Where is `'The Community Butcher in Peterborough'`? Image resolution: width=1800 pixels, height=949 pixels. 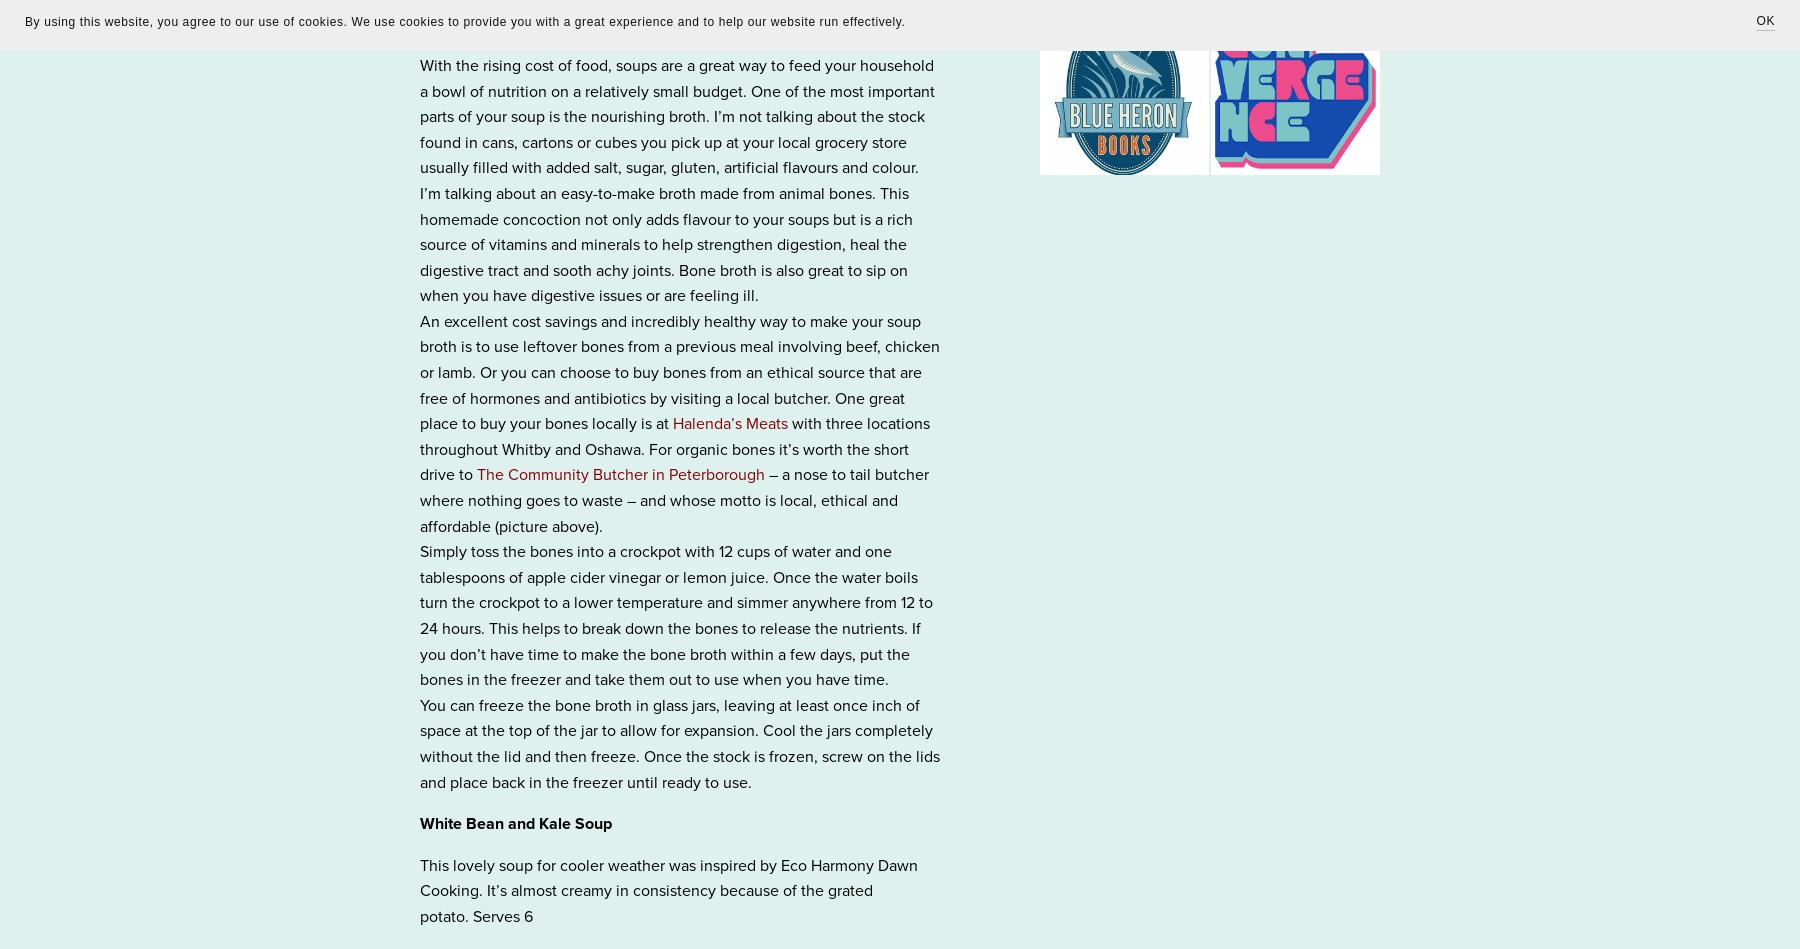
'The Community Butcher in Peterborough' is located at coordinates (621, 474).